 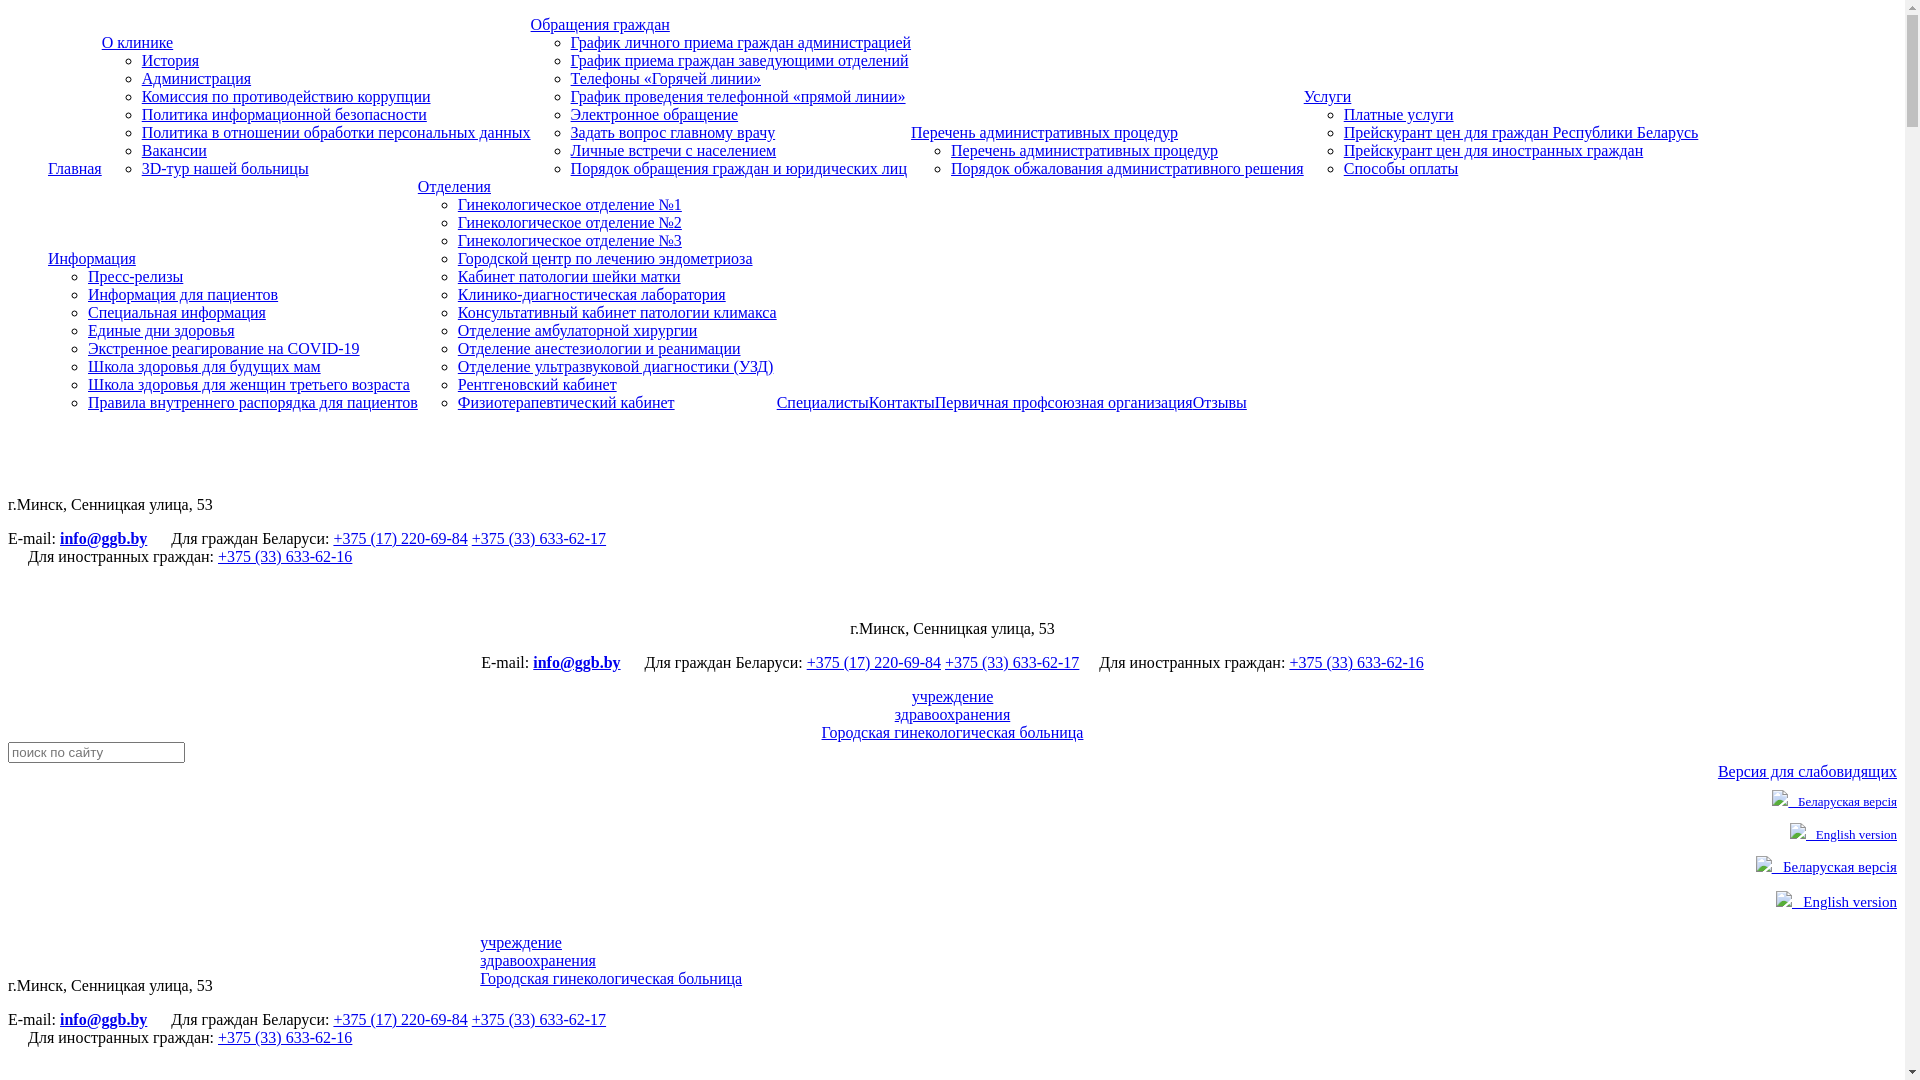 What do you see at coordinates (470, 537) in the screenshot?
I see `'+375 (33) 633-62-17'` at bounding box center [470, 537].